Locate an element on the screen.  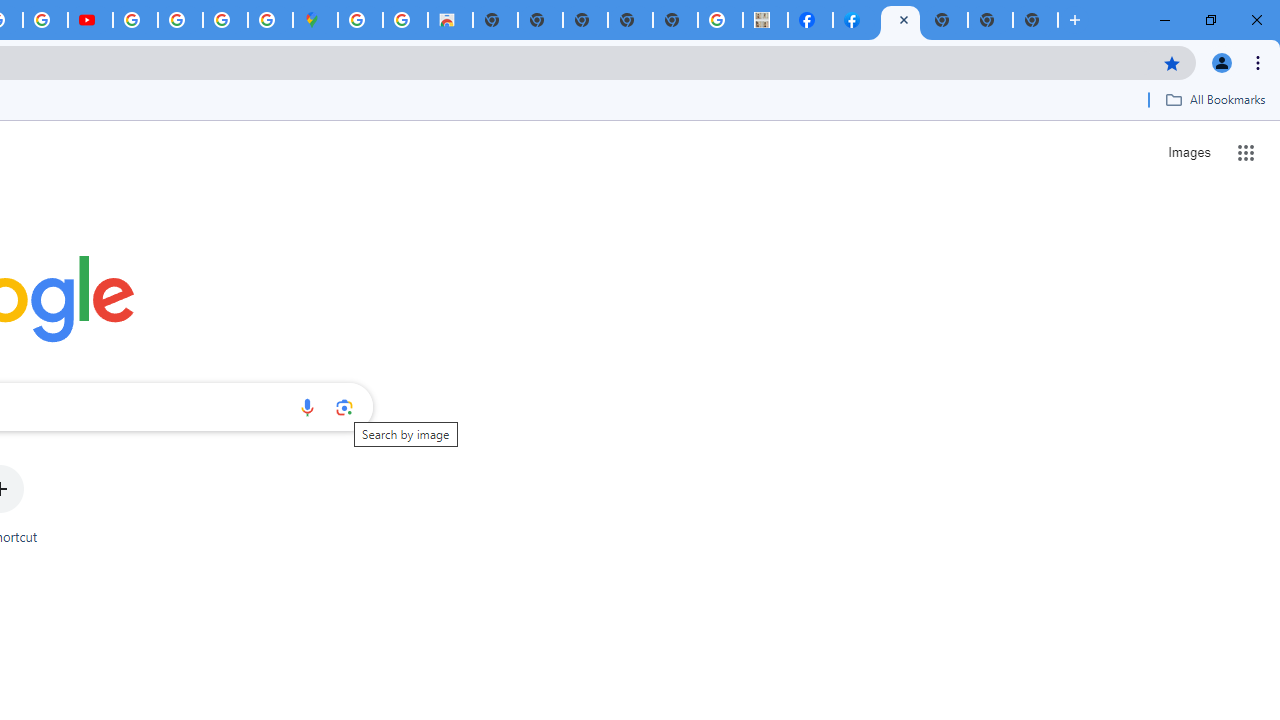
'Sign Up for Facebook' is located at coordinates (855, 20).